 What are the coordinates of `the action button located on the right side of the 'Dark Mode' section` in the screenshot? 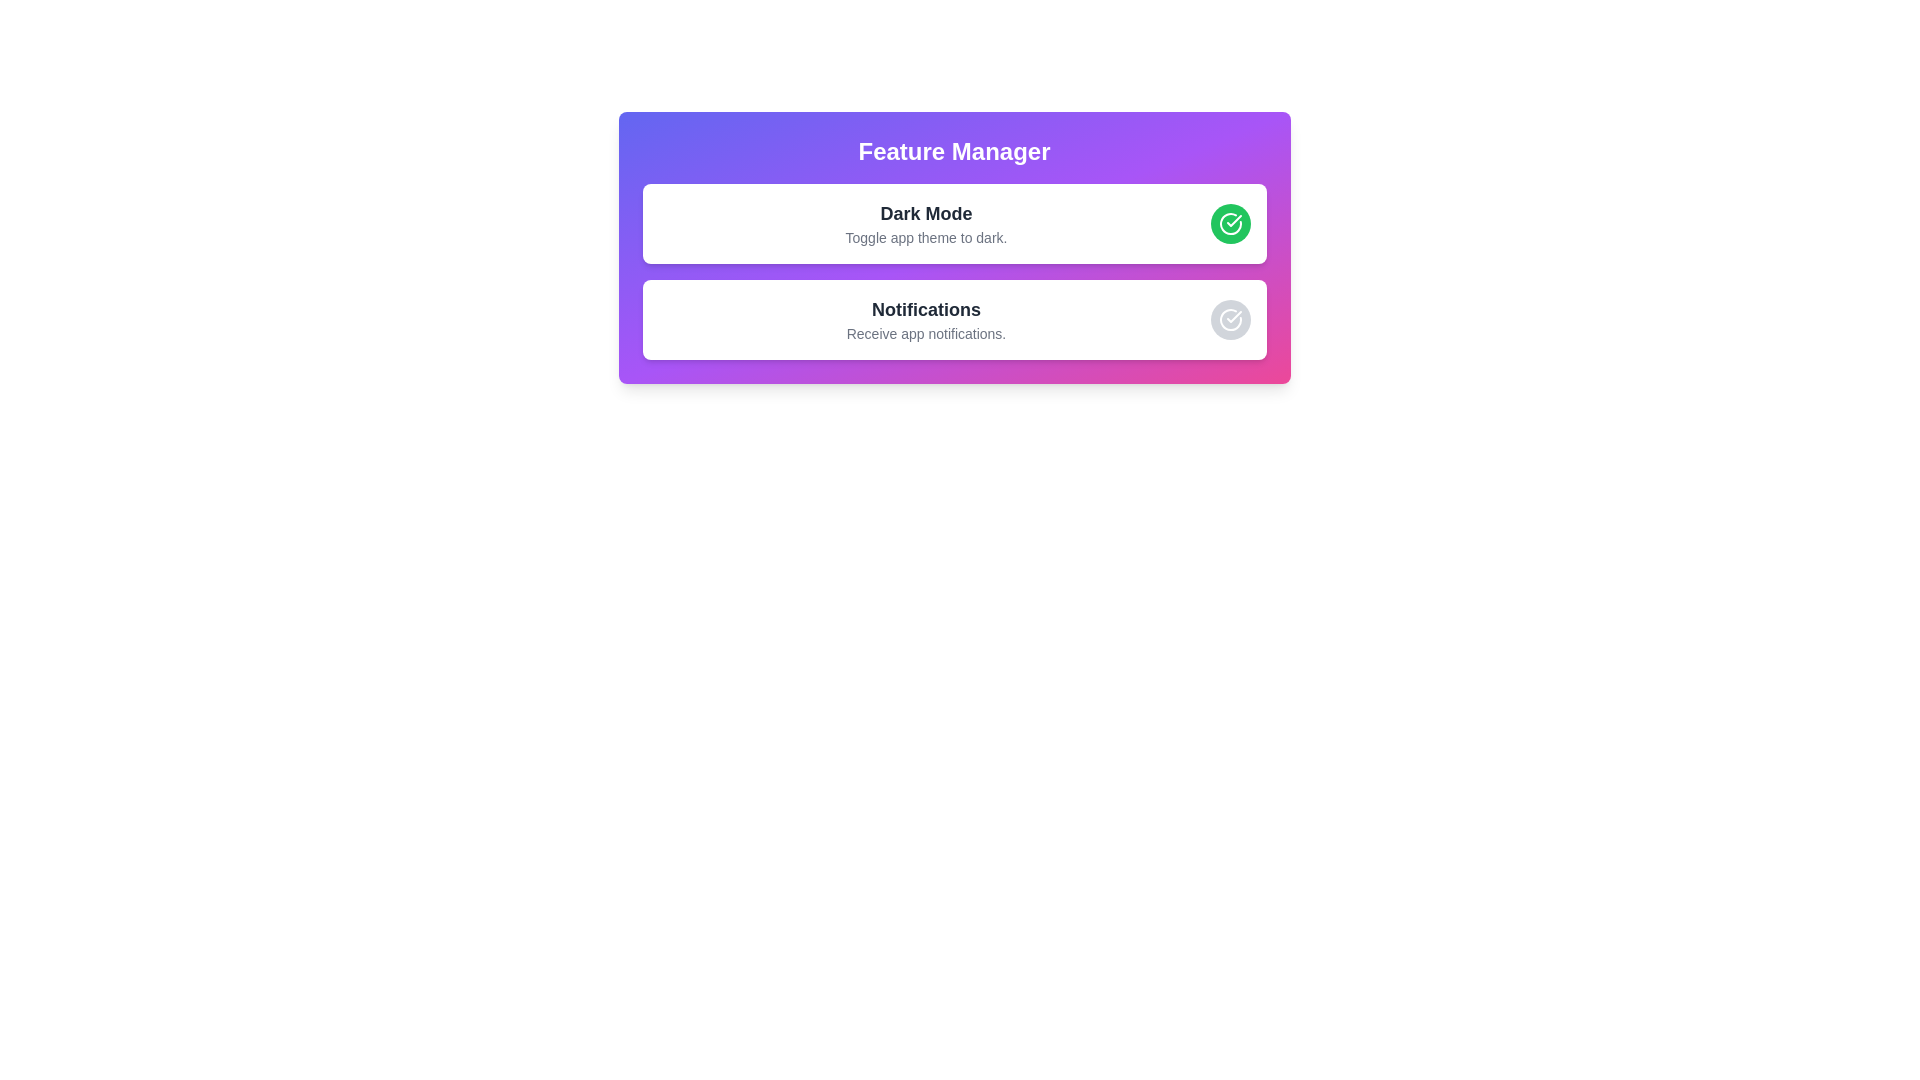 It's located at (1229, 223).